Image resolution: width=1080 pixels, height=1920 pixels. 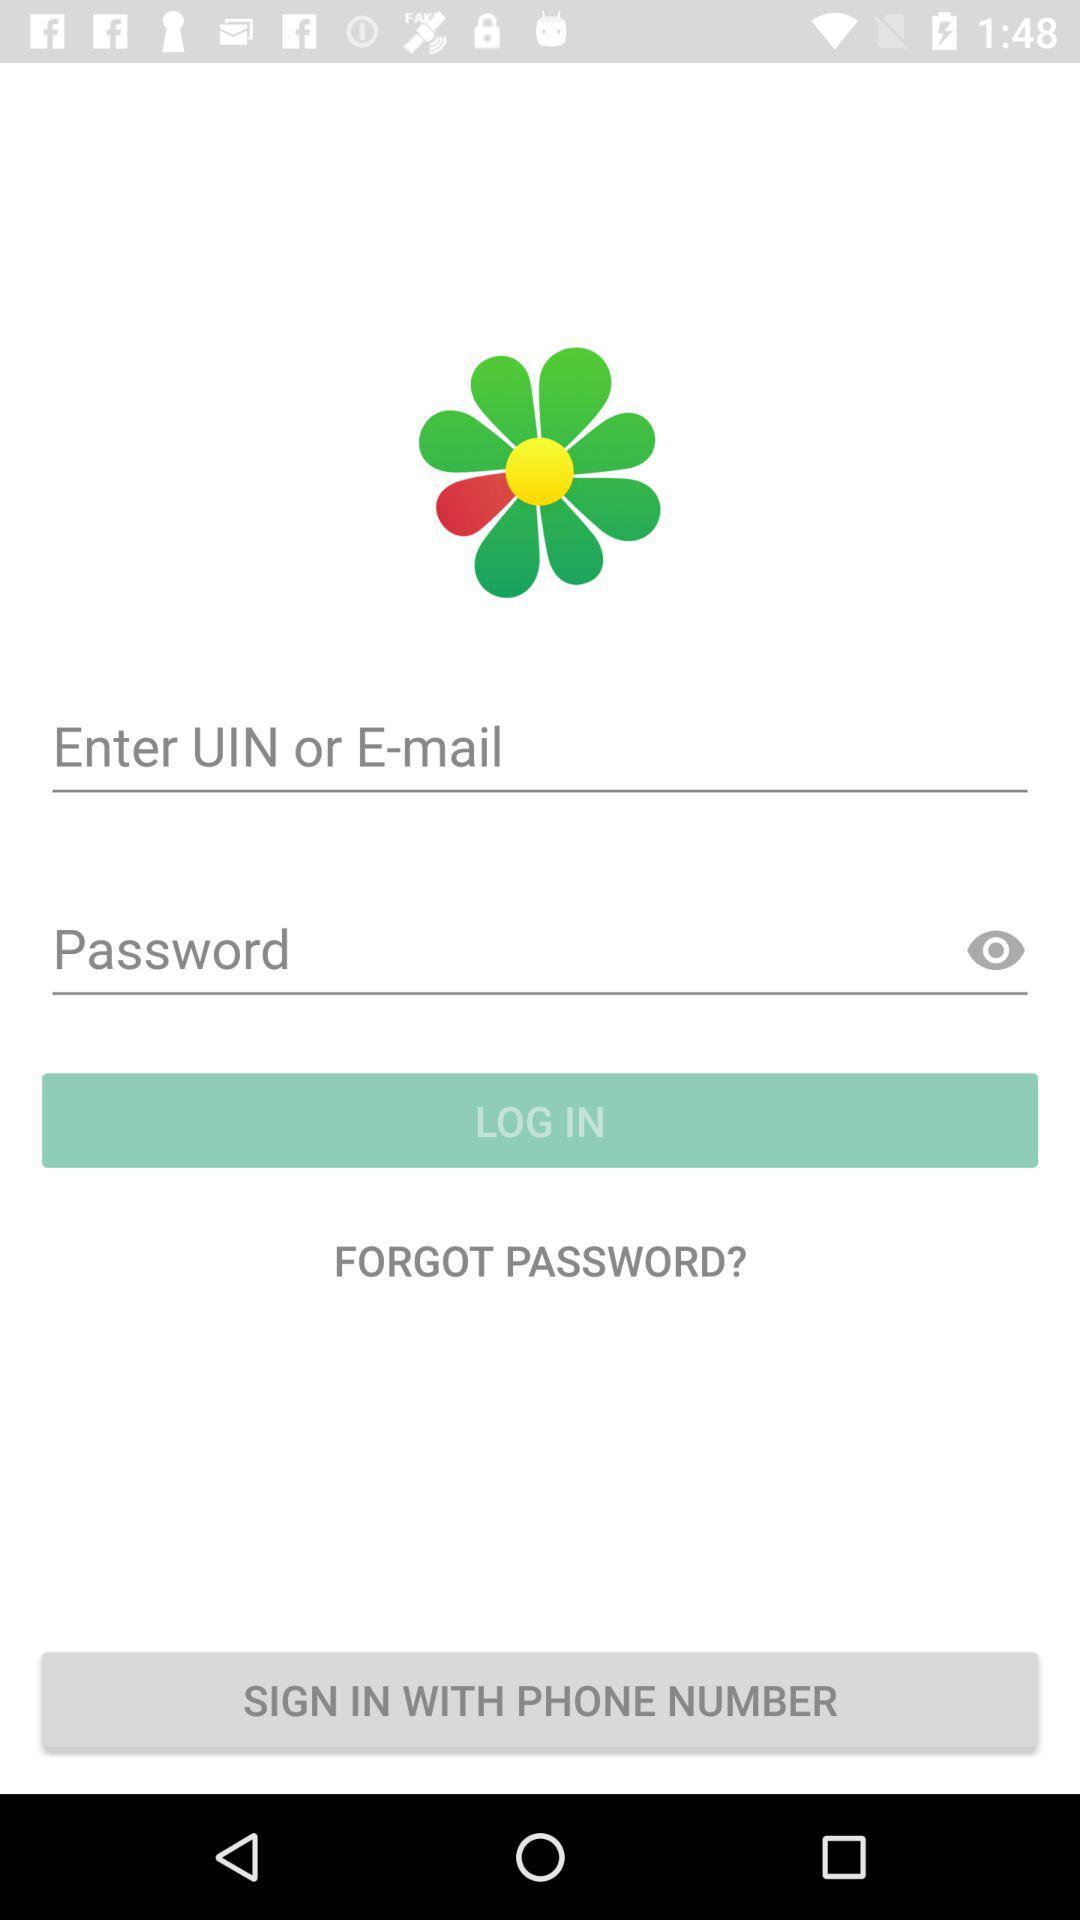 I want to click on the sign in with icon, so click(x=540, y=1698).